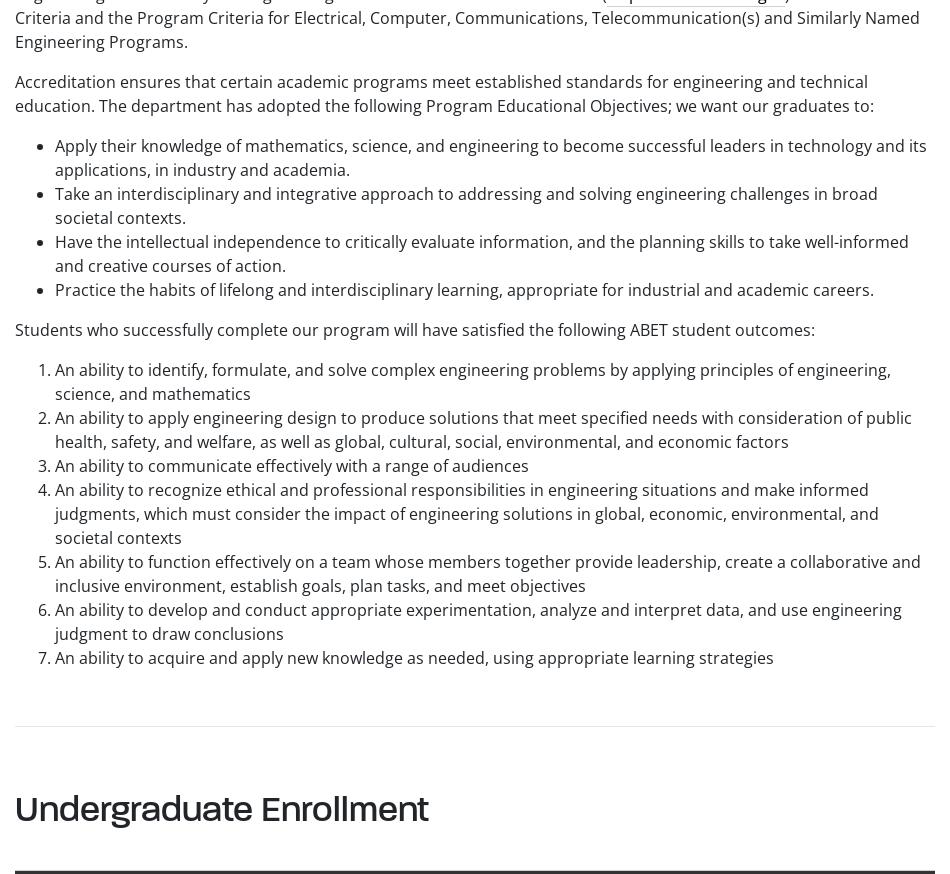 Image resolution: width=950 pixels, height=874 pixels. What do you see at coordinates (291, 463) in the screenshot?
I see `'An ability to communicate effectively with a range of audiences'` at bounding box center [291, 463].